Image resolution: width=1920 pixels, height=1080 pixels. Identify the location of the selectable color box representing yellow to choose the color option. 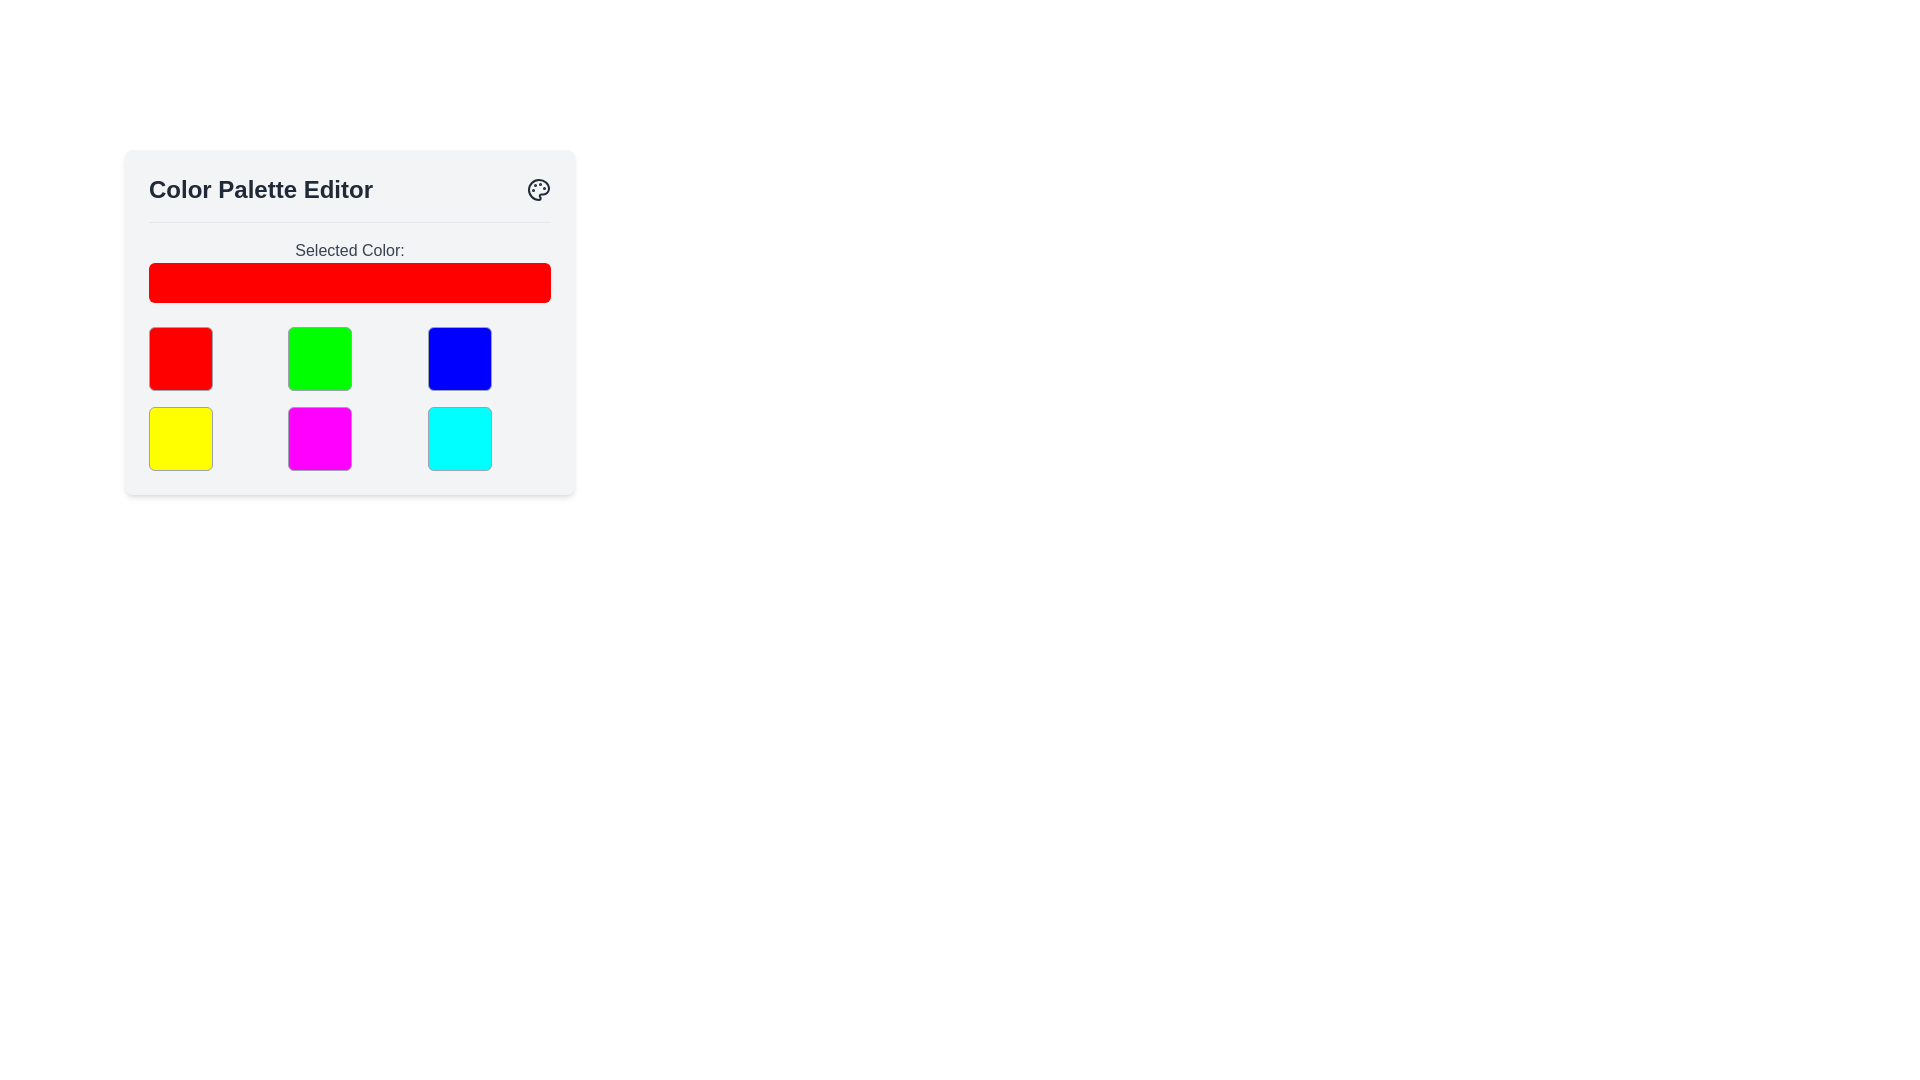
(181, 438).